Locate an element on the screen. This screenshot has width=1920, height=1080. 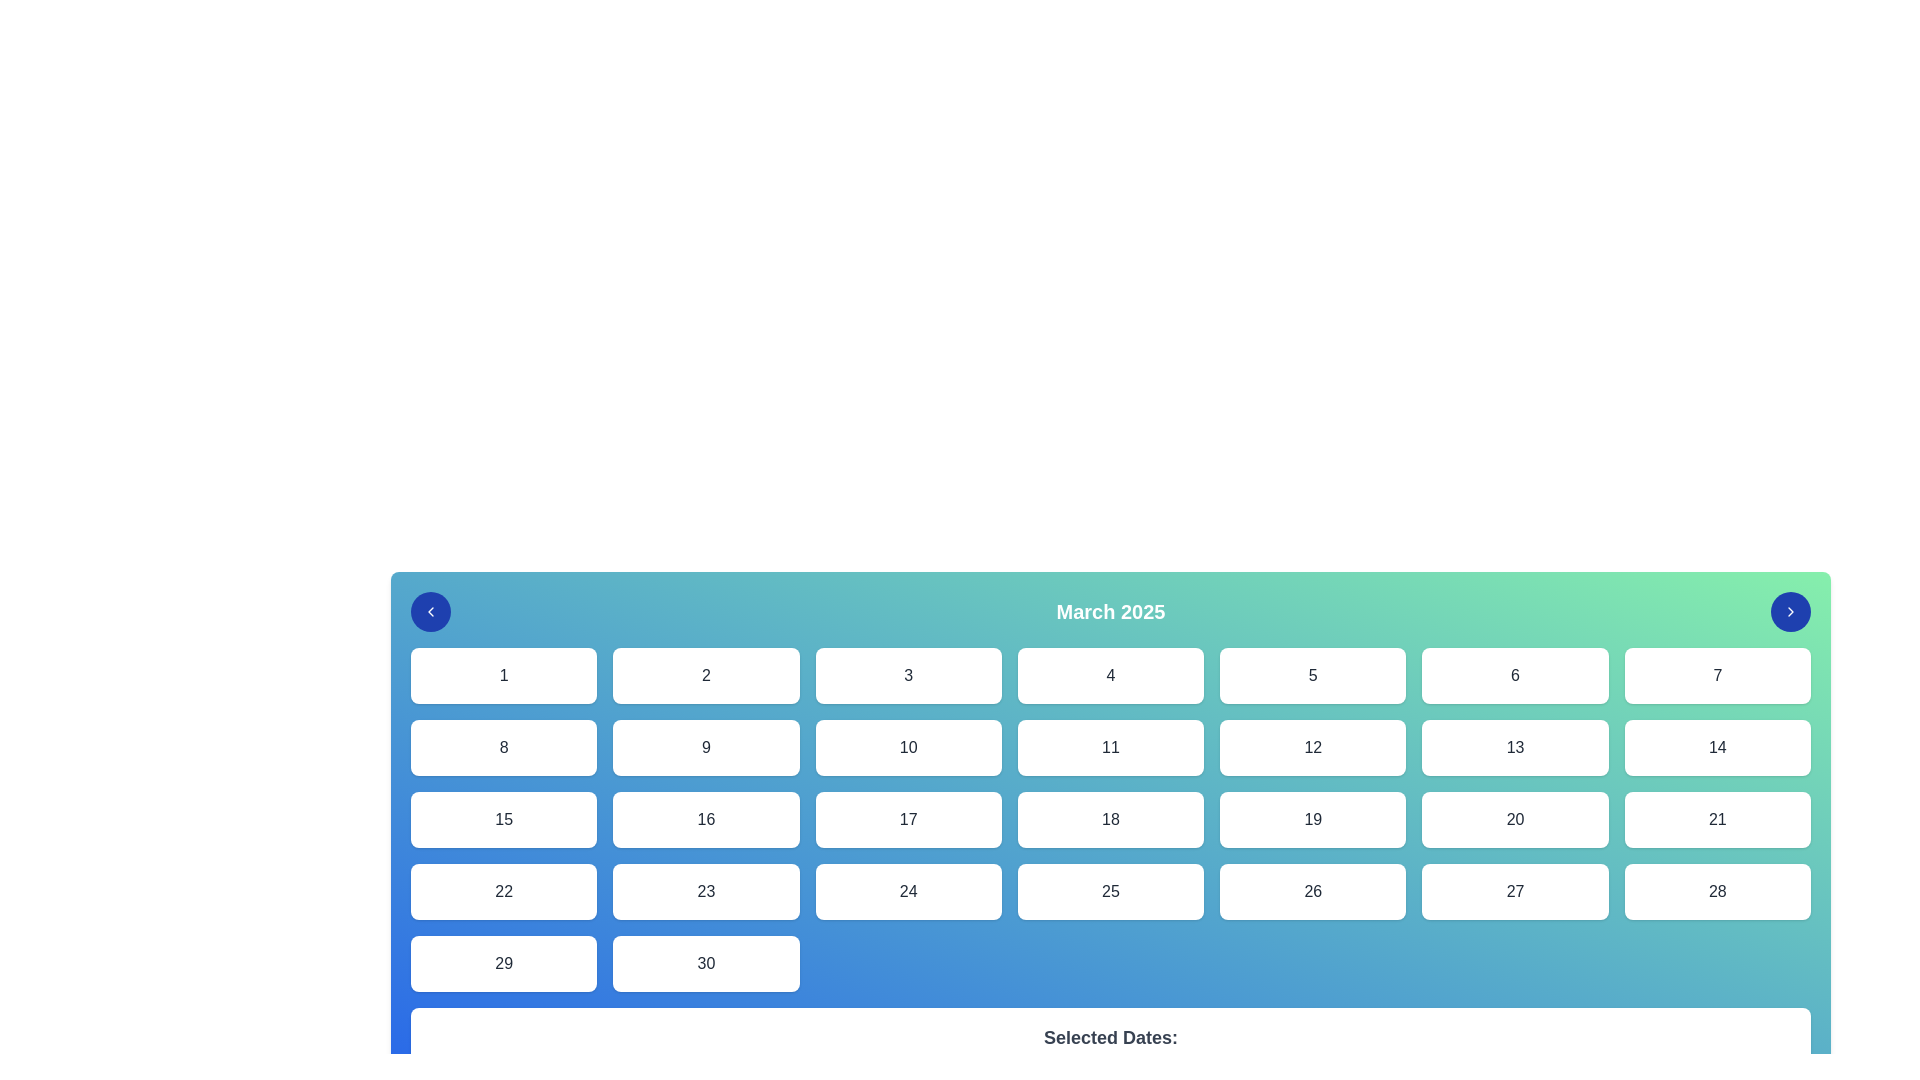
the Text button displaying the number '30' in the bottom-right corner of the grid is located at coordinates (706, 963).